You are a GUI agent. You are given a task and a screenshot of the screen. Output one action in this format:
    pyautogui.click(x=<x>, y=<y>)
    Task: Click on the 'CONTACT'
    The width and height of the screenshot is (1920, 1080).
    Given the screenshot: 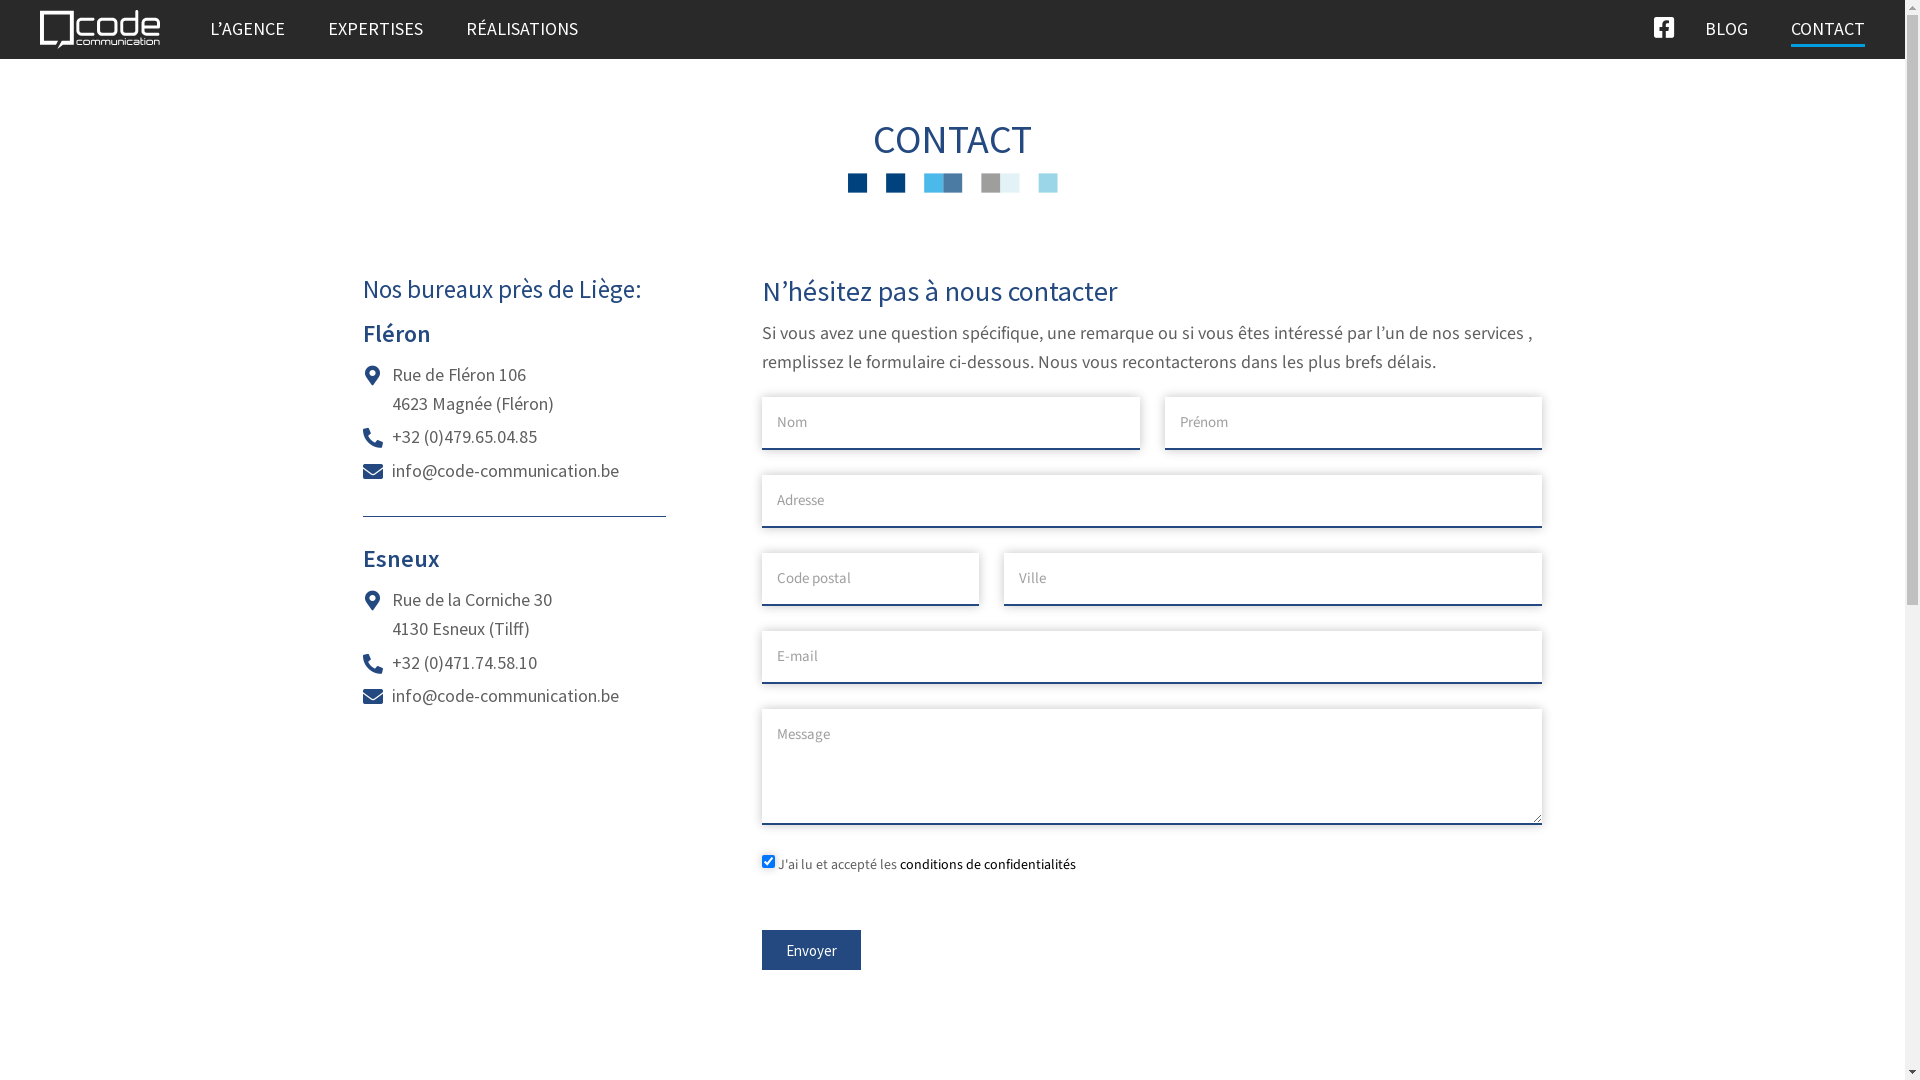 What is the action you would take?
    pyautogui.click(x=1828, y=29)
    